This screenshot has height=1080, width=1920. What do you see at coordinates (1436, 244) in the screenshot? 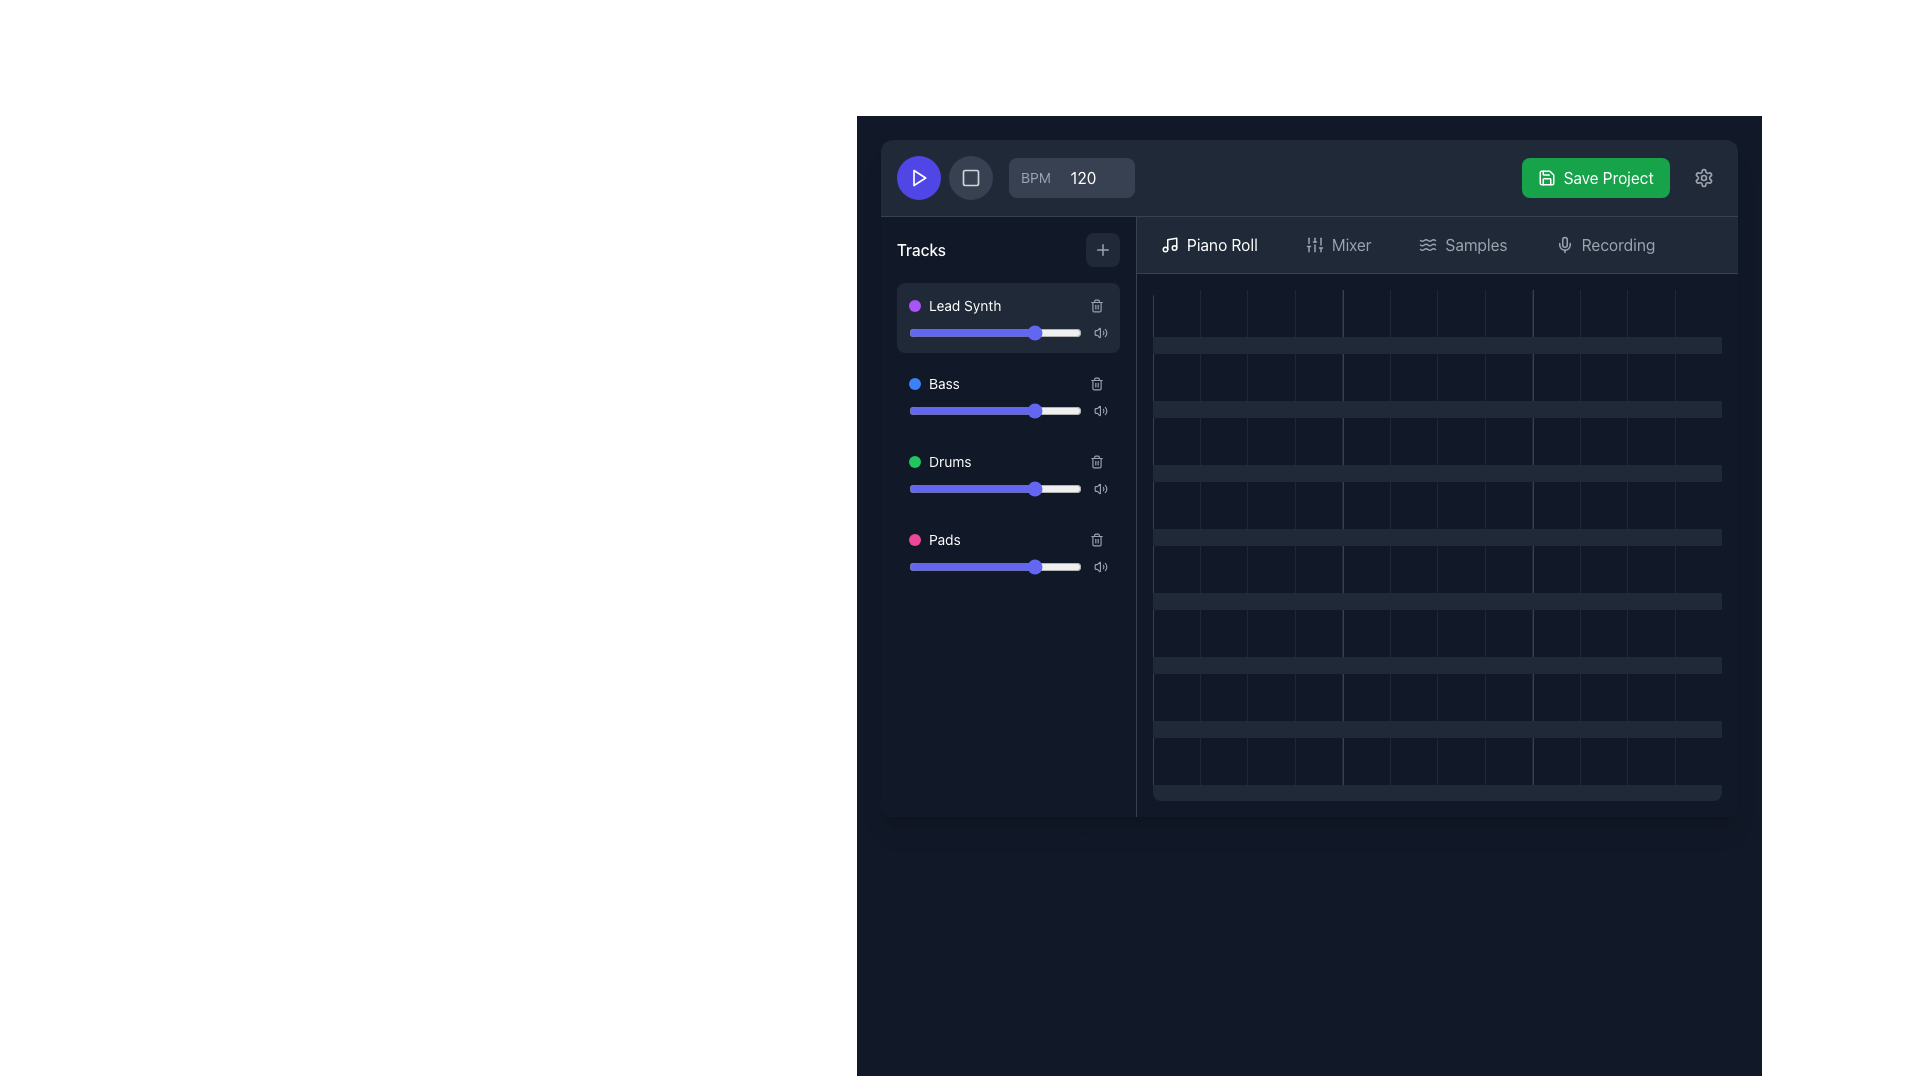
I see `the Navigation bar at the top of the interface` at bounding box center [1436, 244].